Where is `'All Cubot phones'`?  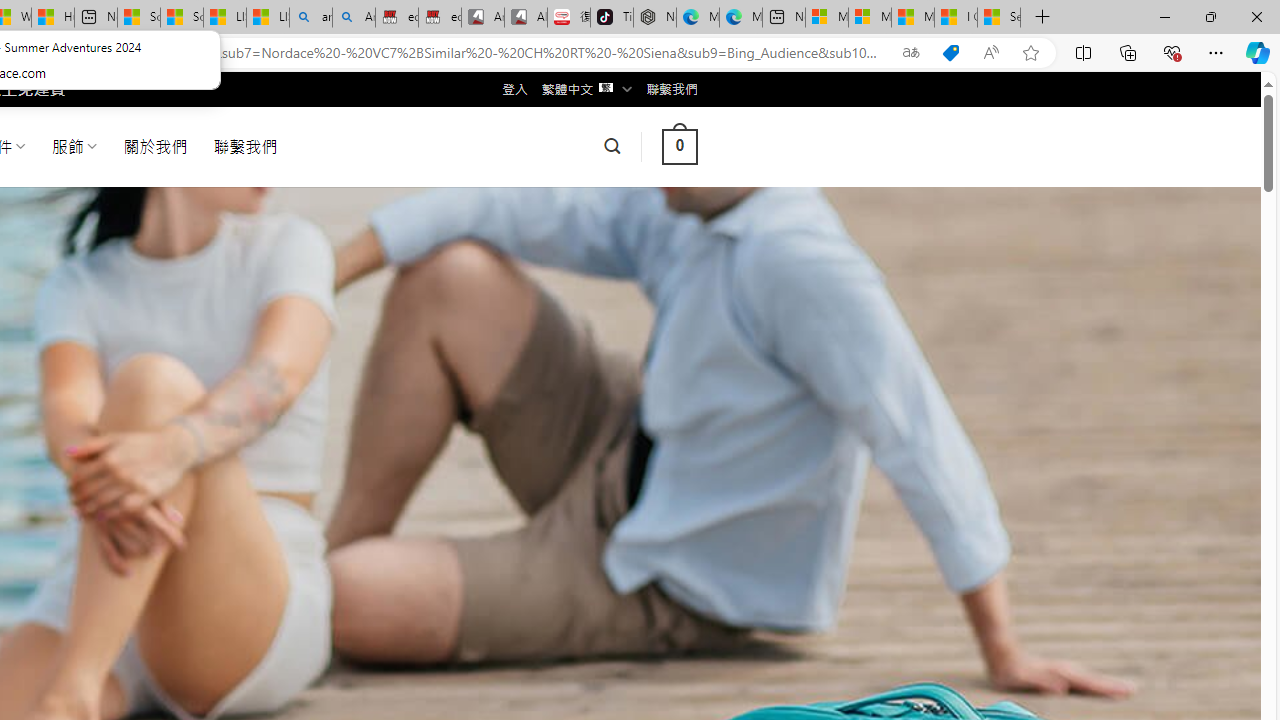
'All Cubot phones' is located at coordinates (526, 17).